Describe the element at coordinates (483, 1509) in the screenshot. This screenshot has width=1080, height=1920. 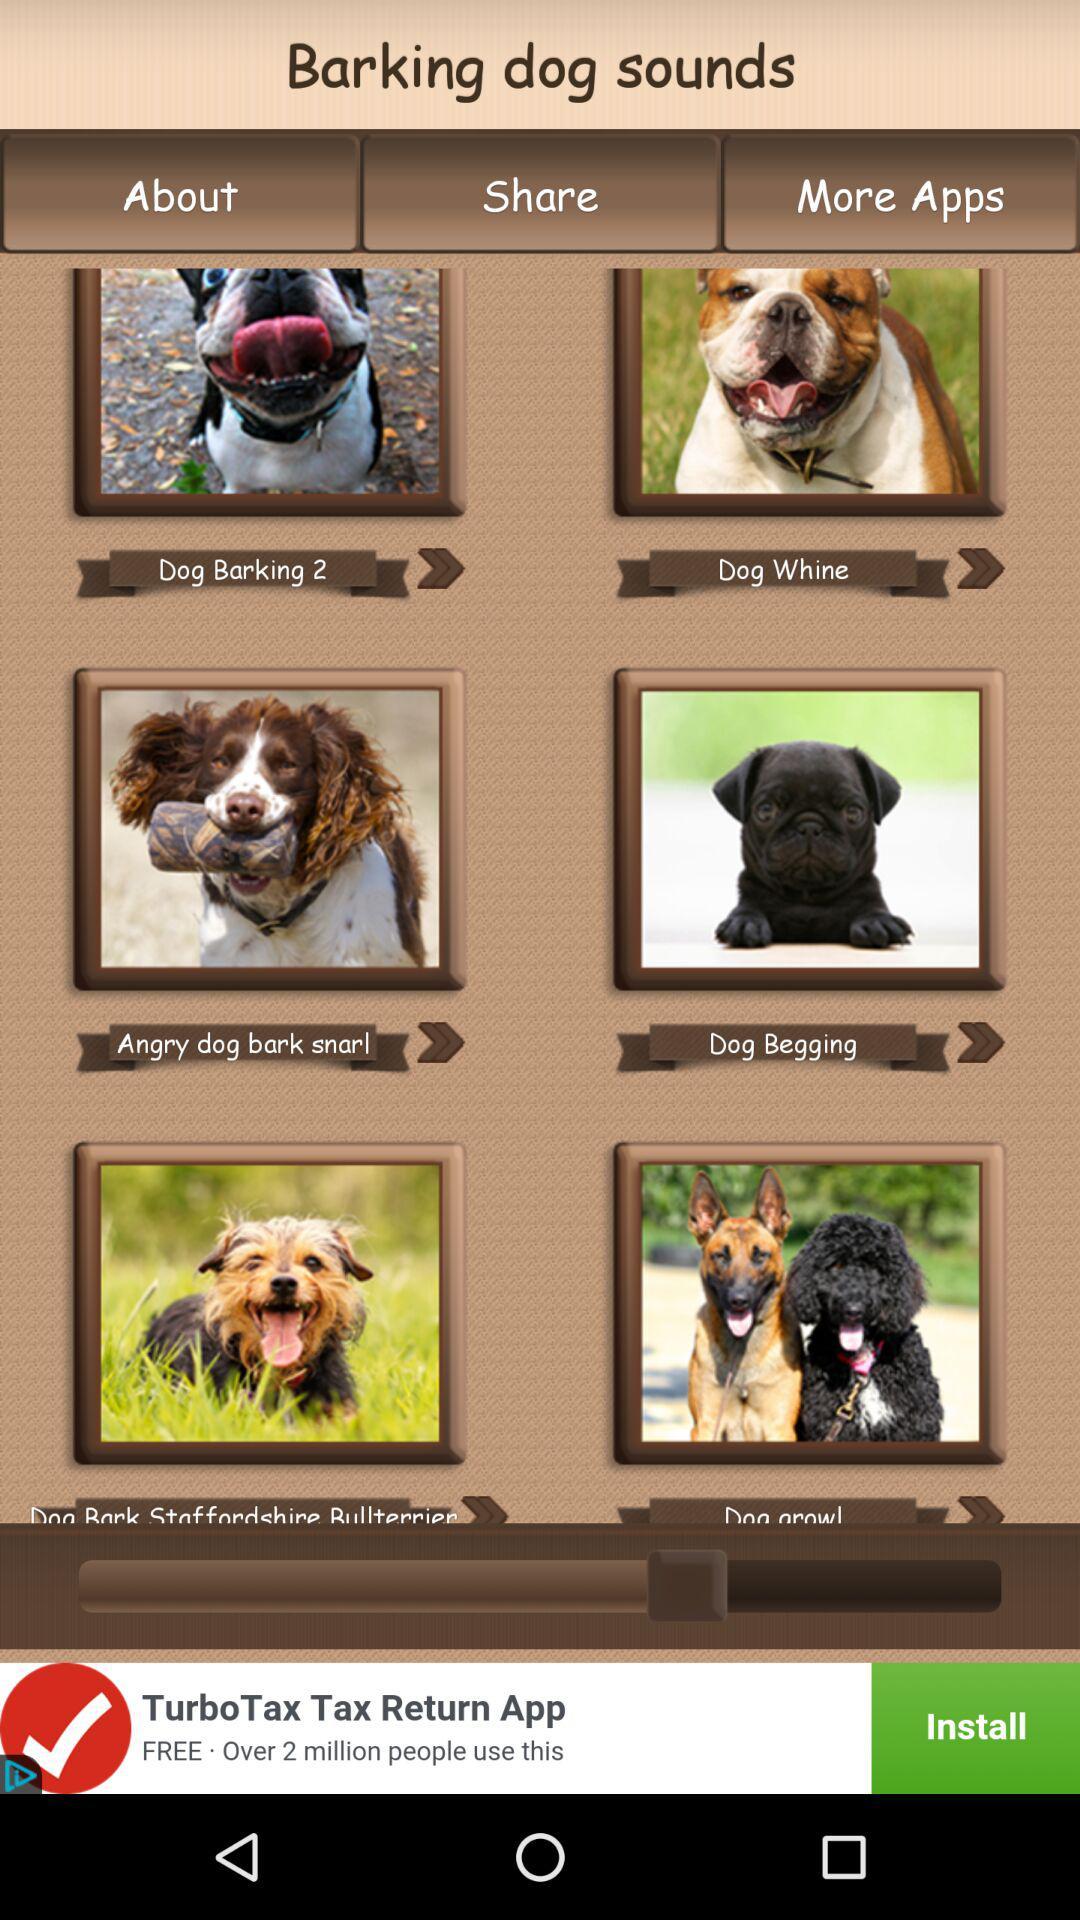
I see `show more of selection` at that location.